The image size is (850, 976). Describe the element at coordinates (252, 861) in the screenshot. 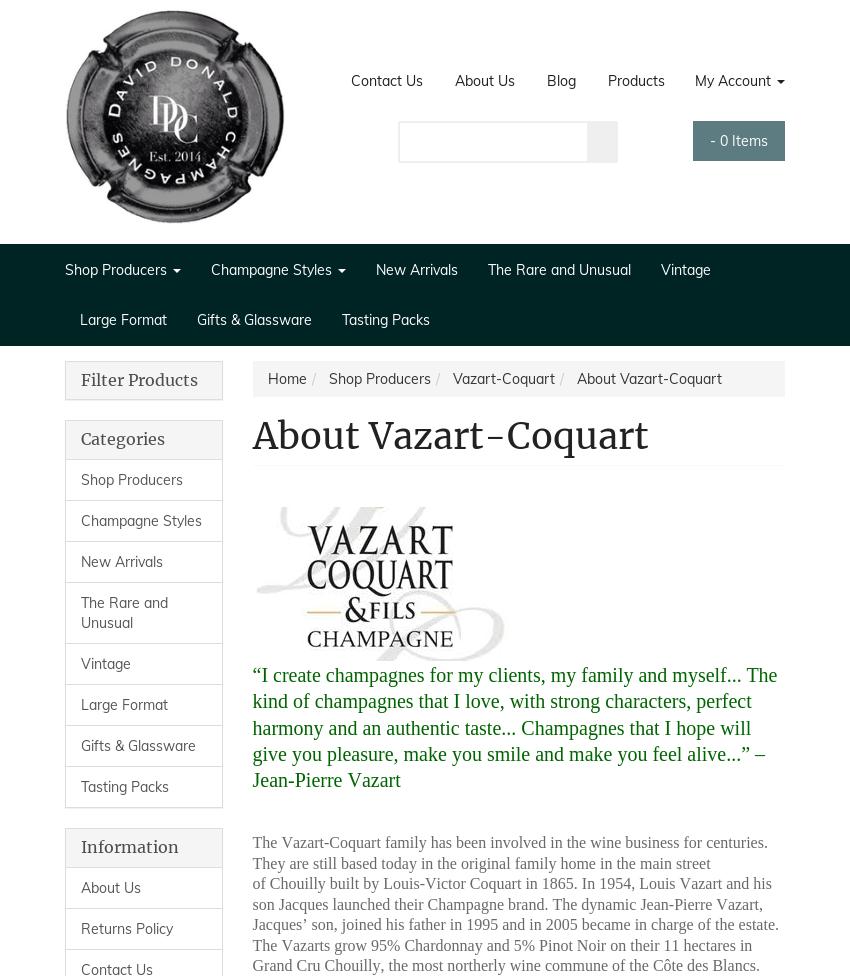

I see `'family has been involved in the wine business for centuries. They are still based today in the original family home in the main street of'` at that location.